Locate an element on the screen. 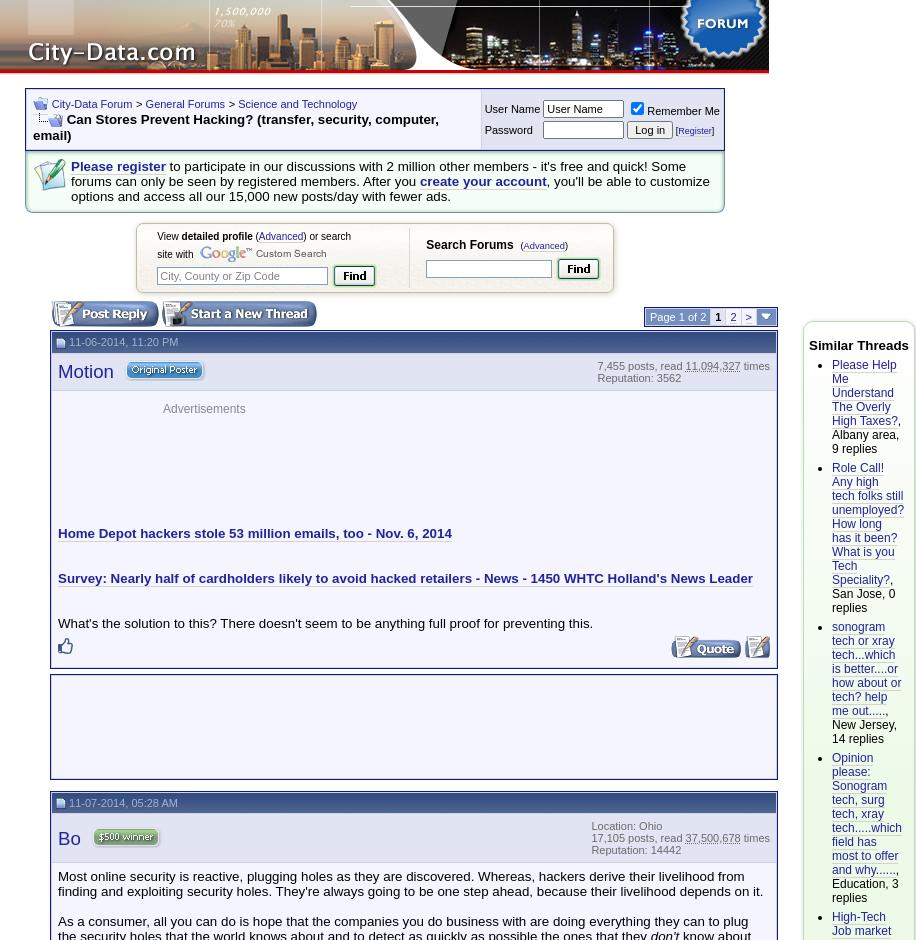  'create your account' is located at coordinates (417, 180).